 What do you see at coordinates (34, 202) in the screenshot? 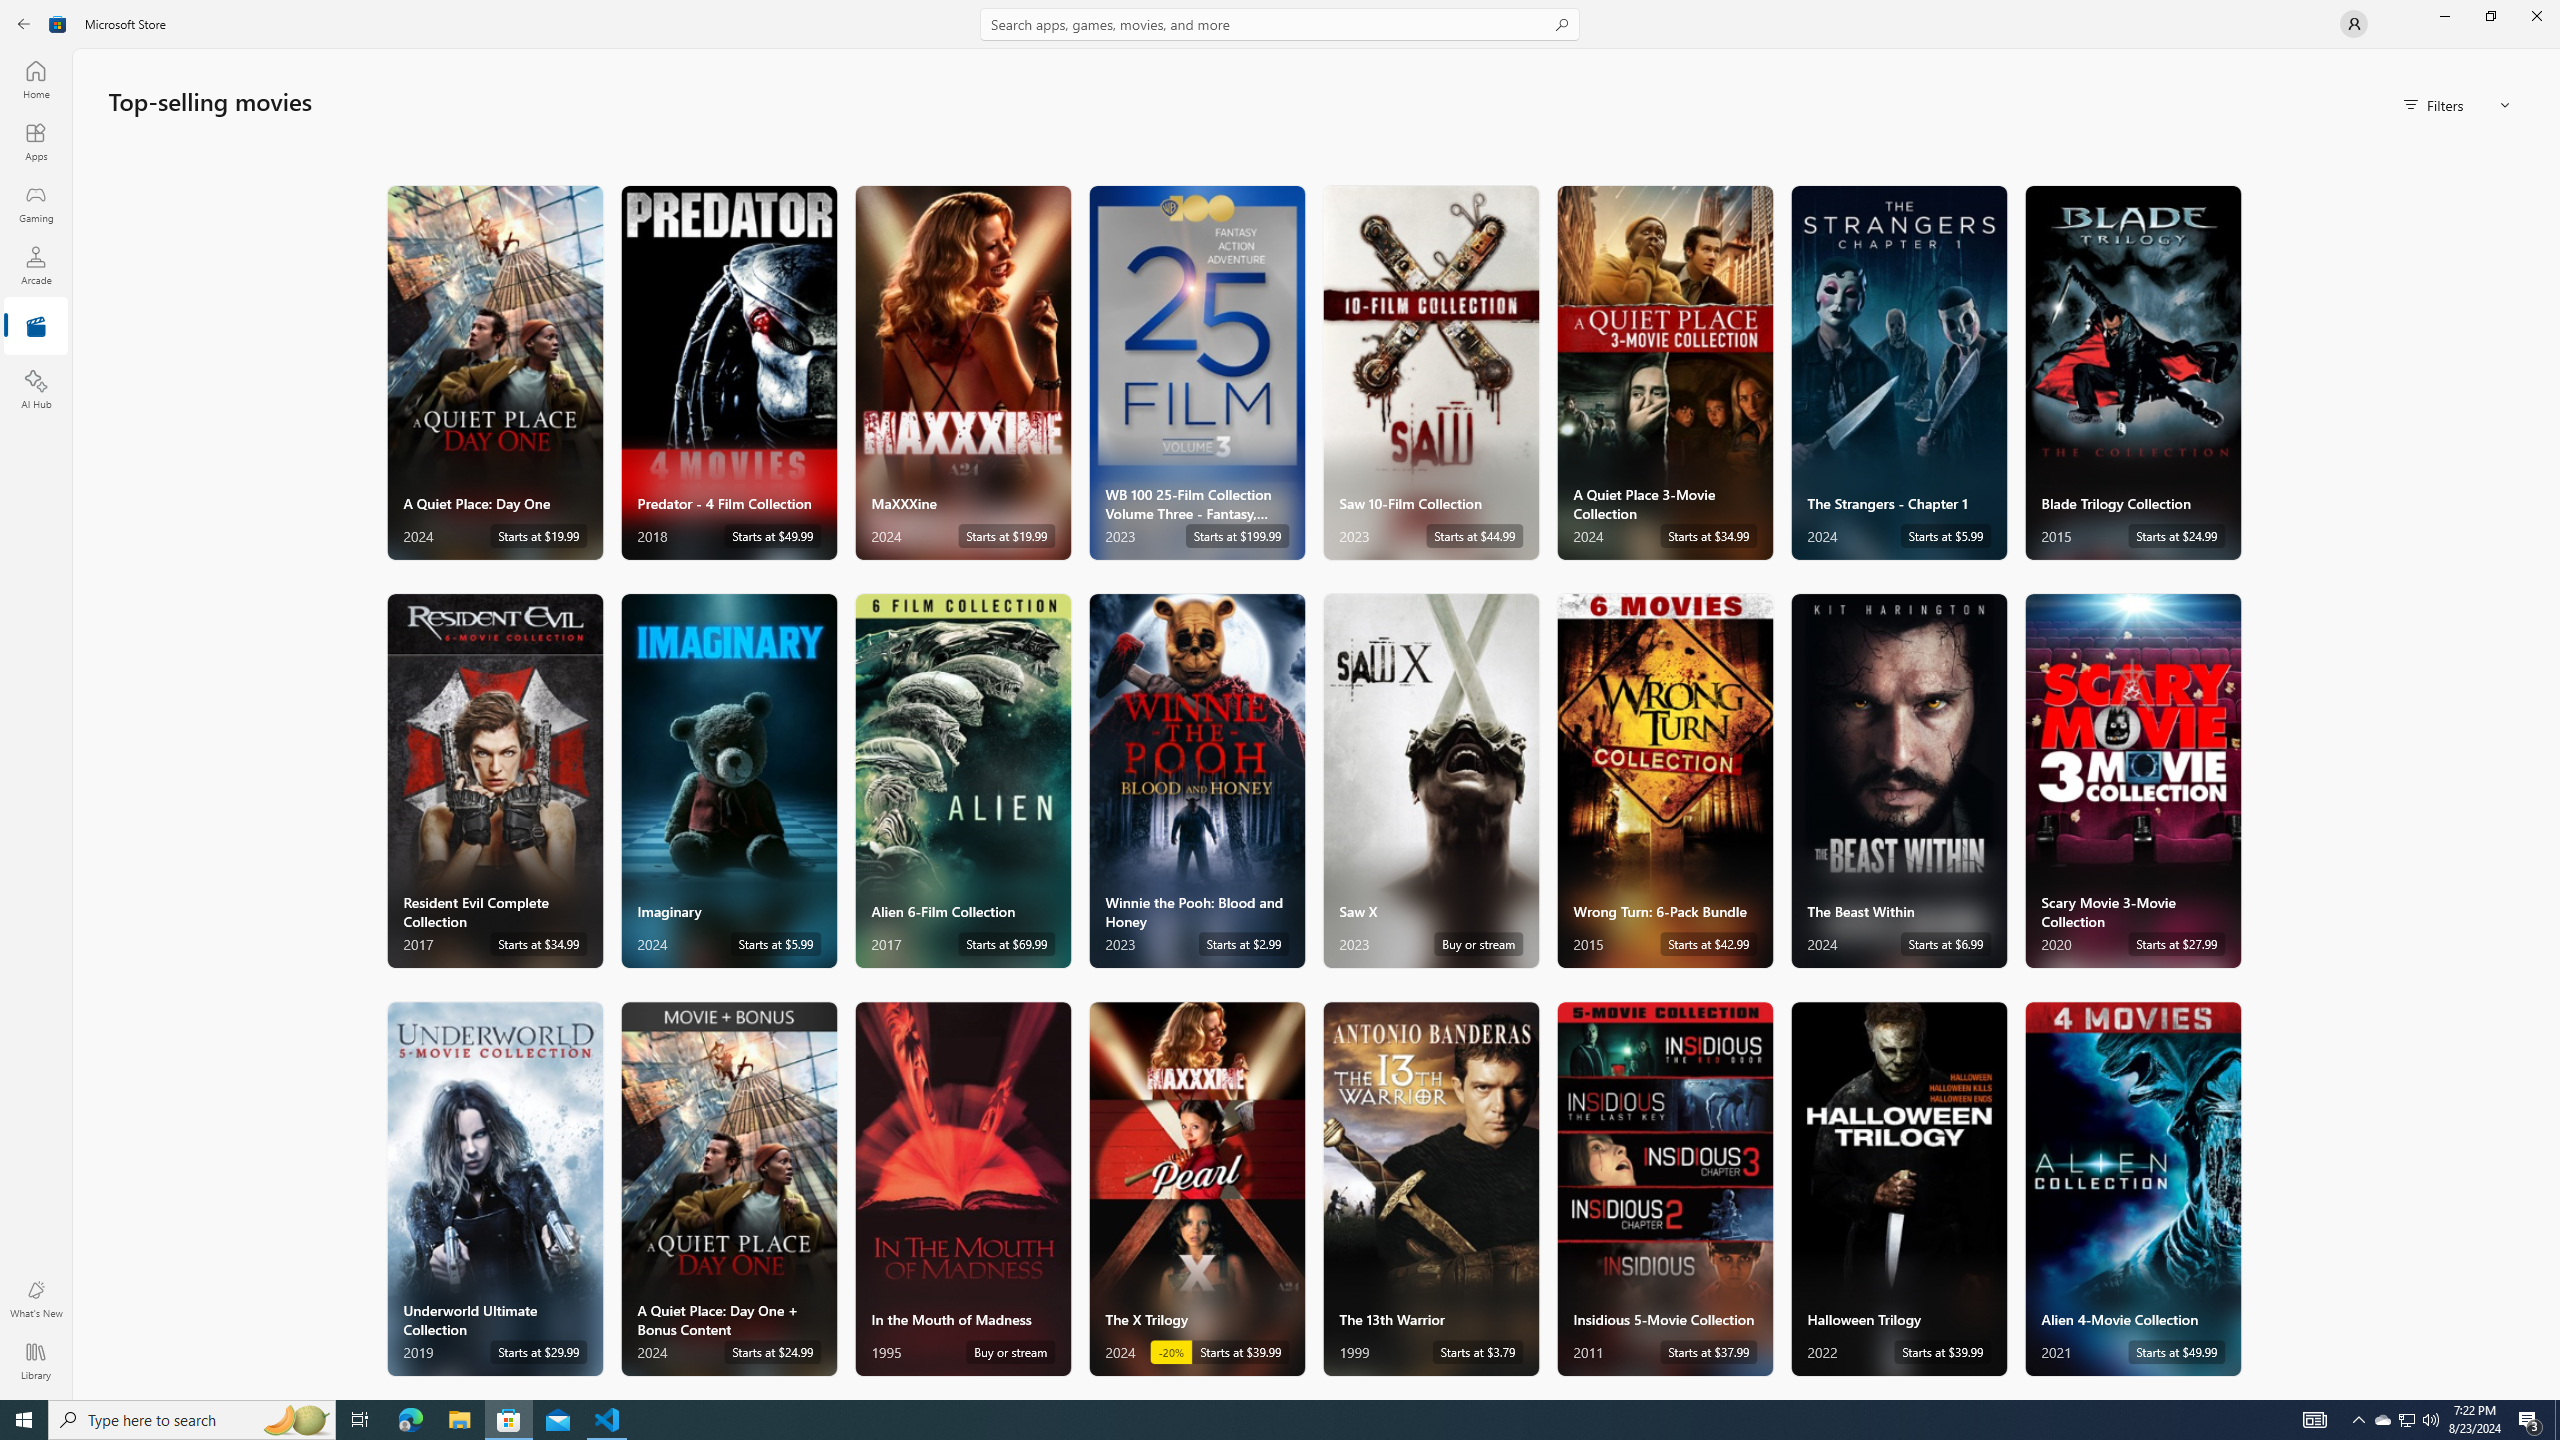
I see `'Gaming'` at bounding box center [34, 202].